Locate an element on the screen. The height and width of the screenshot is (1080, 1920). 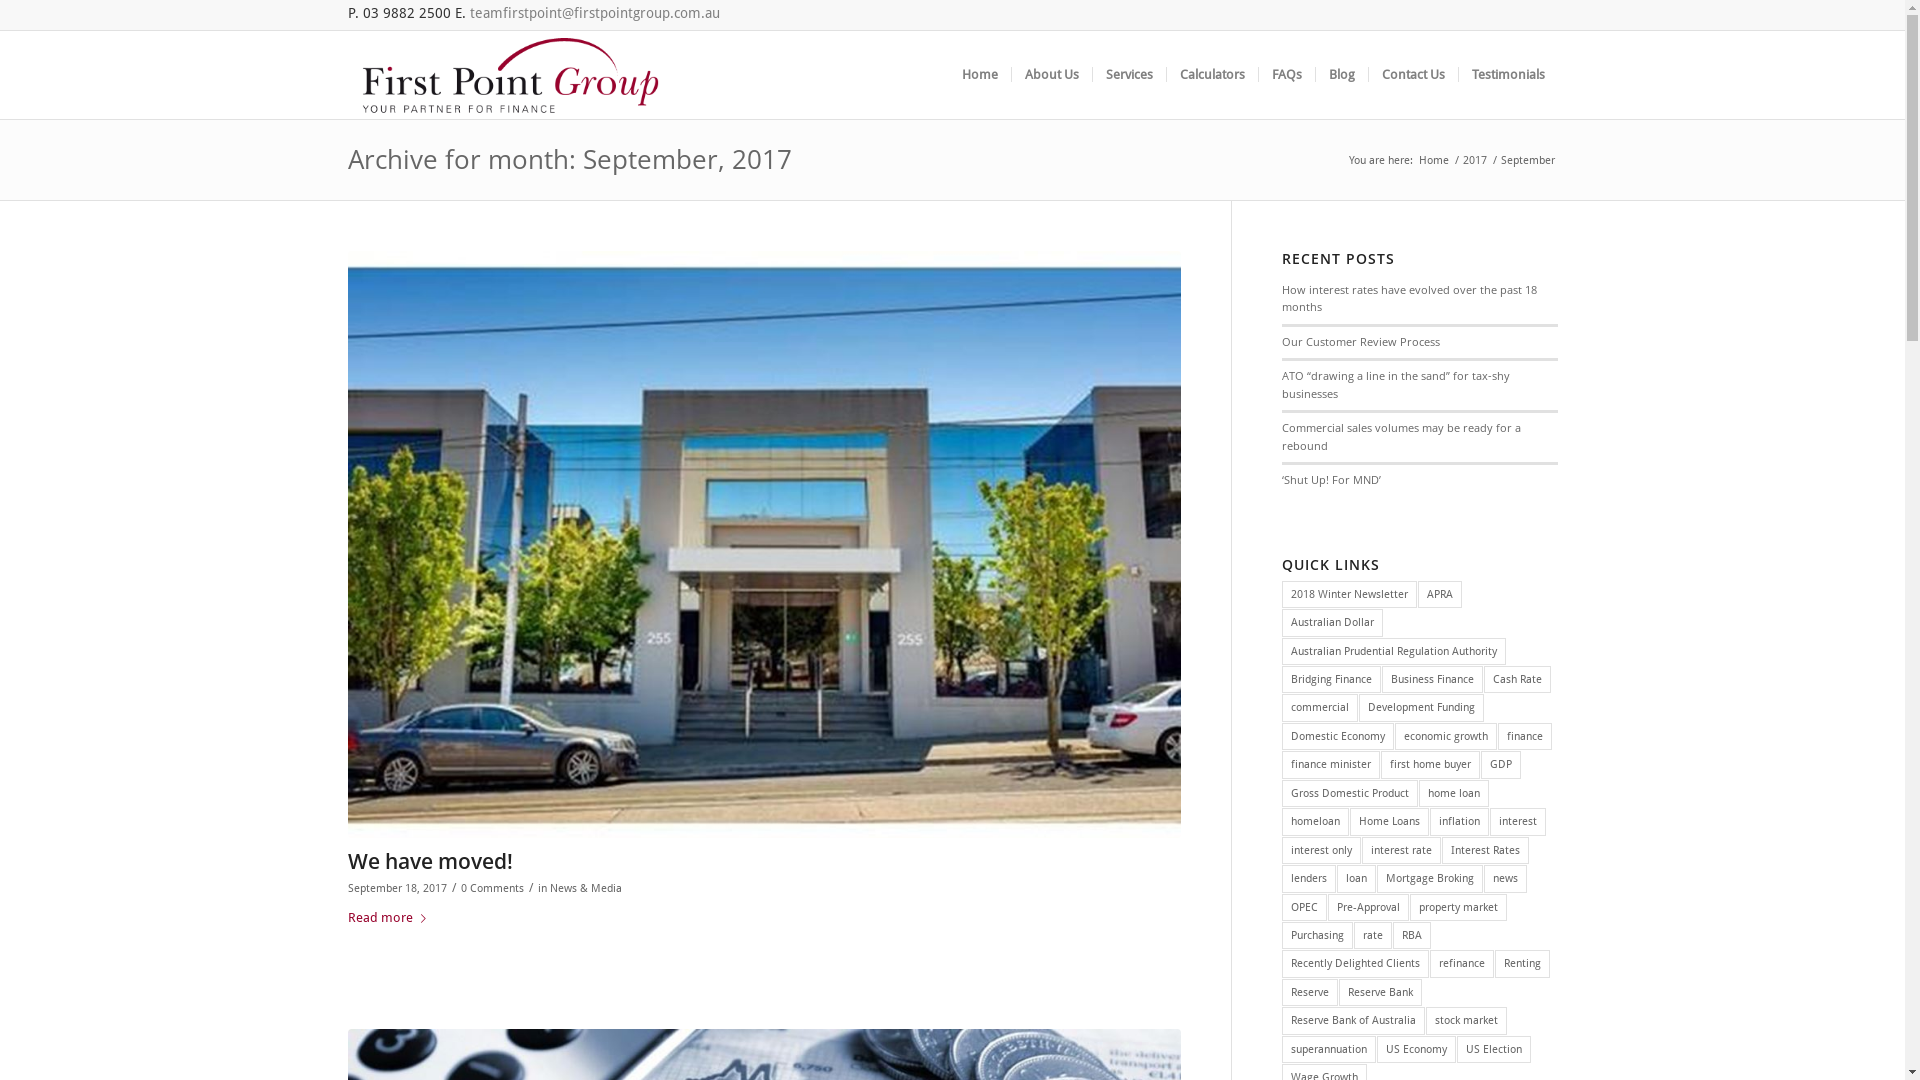
'Reserve' is located at coordinates (1310, 992).